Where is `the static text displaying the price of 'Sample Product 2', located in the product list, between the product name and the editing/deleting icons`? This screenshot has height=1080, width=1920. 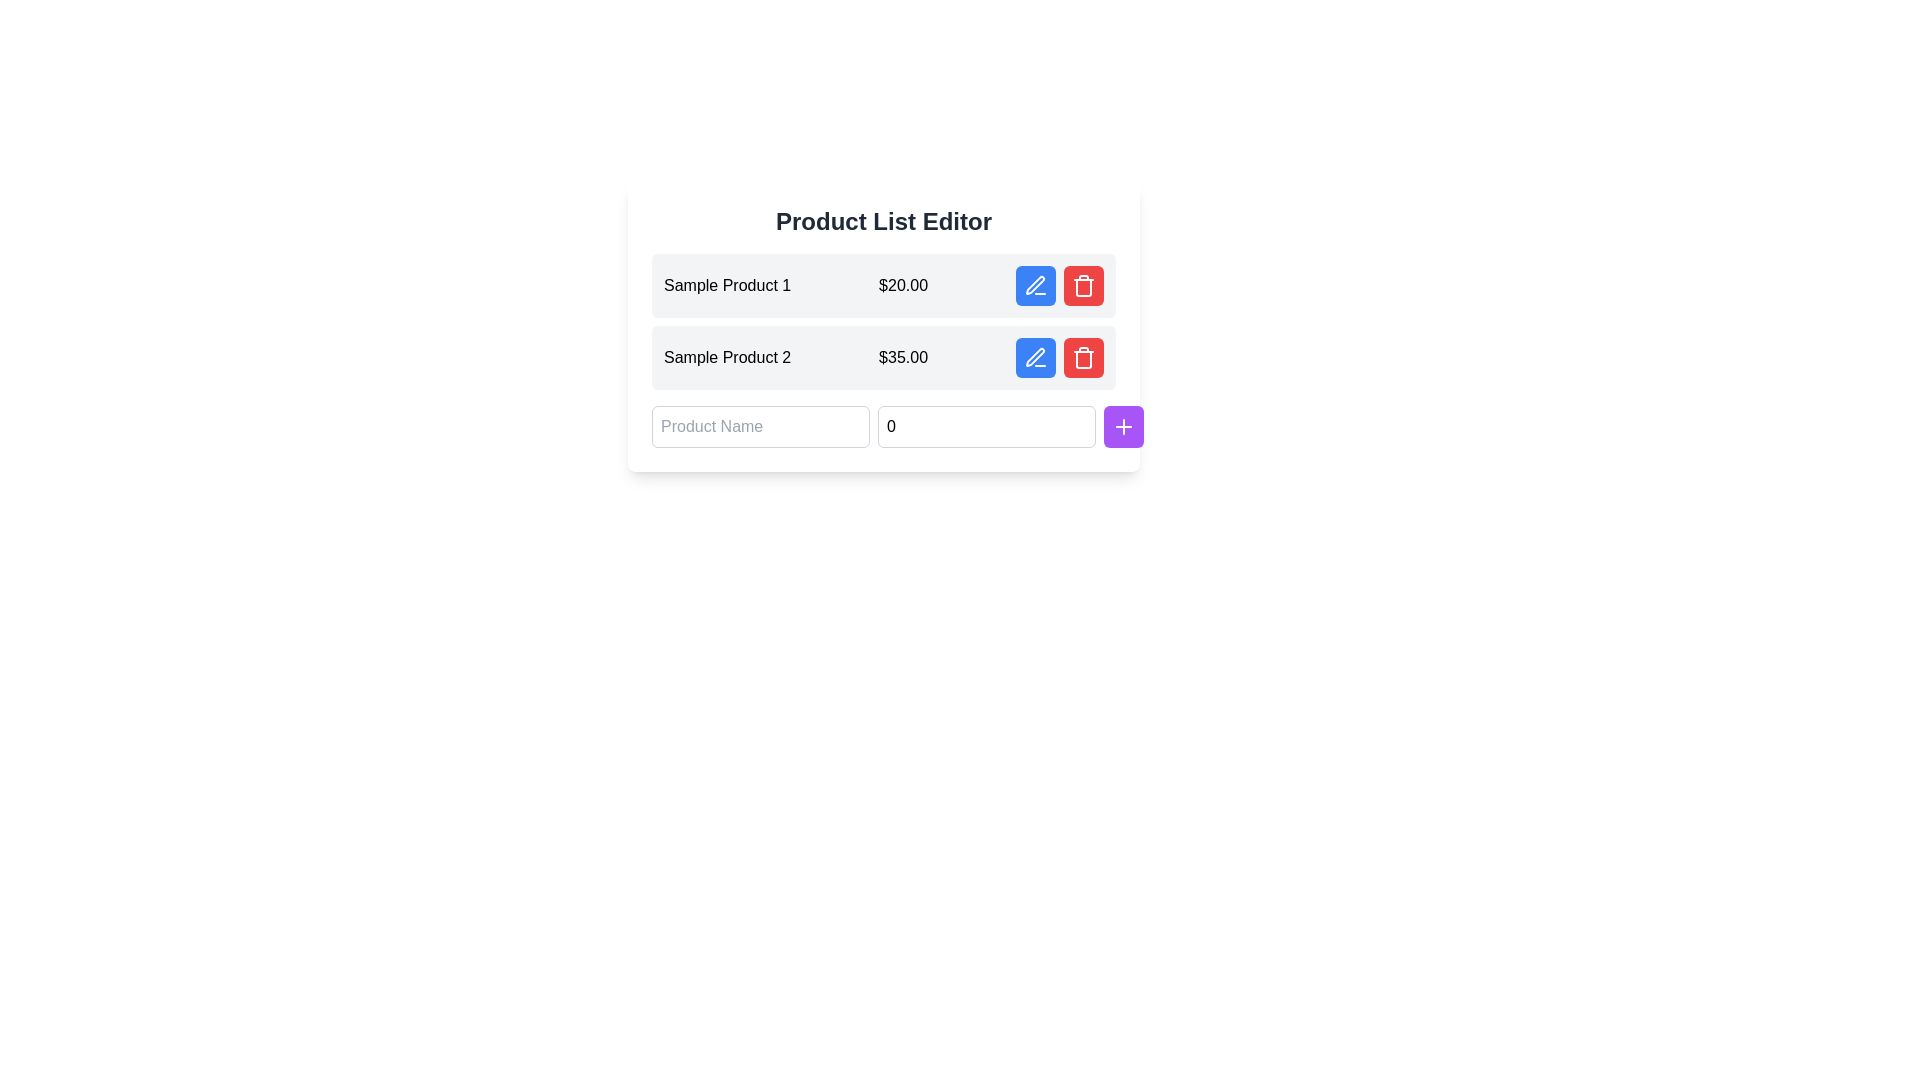
the static text displaying the price of 'Sample Product 2', located in the product list, between the product name and the editing/deleting icons is located at coordinates (902, 357).